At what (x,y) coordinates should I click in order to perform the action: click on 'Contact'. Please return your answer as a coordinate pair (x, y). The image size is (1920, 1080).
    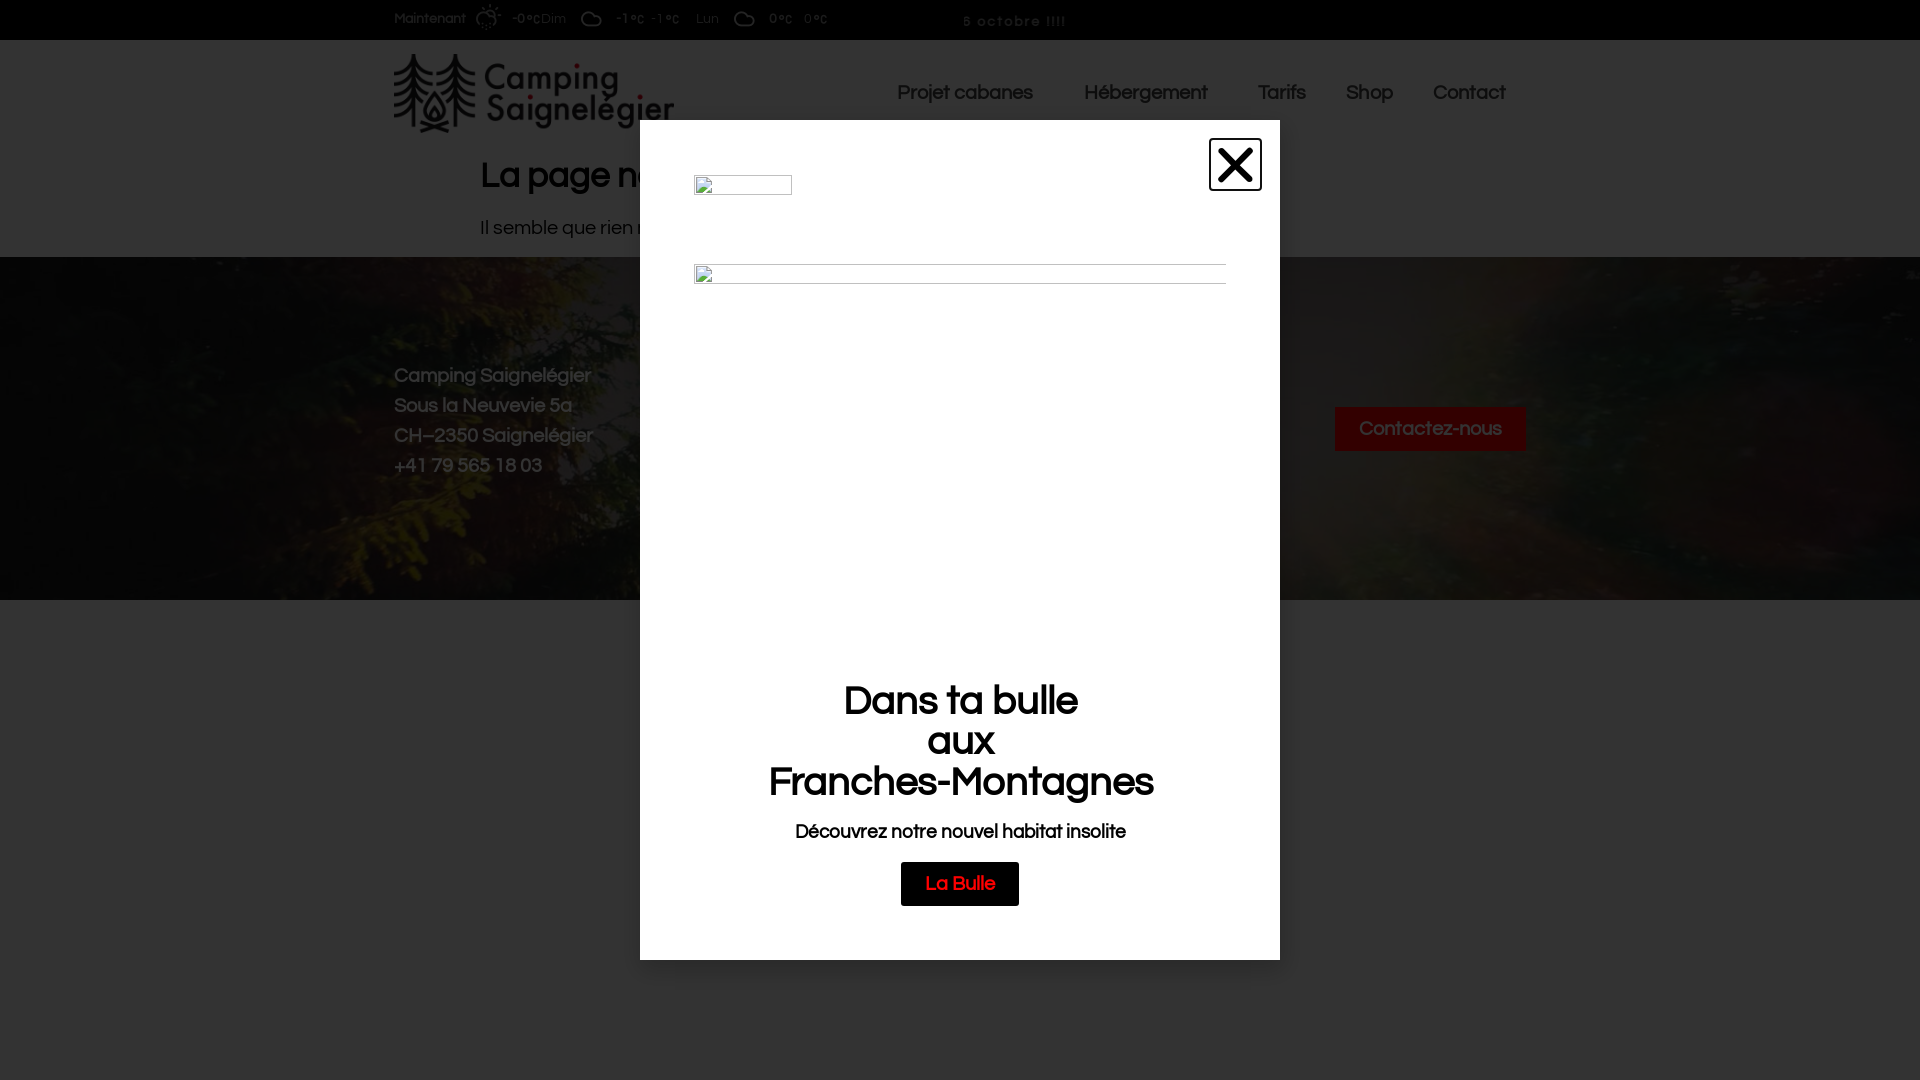
    Looking at the image, I should click on (1411, 92).